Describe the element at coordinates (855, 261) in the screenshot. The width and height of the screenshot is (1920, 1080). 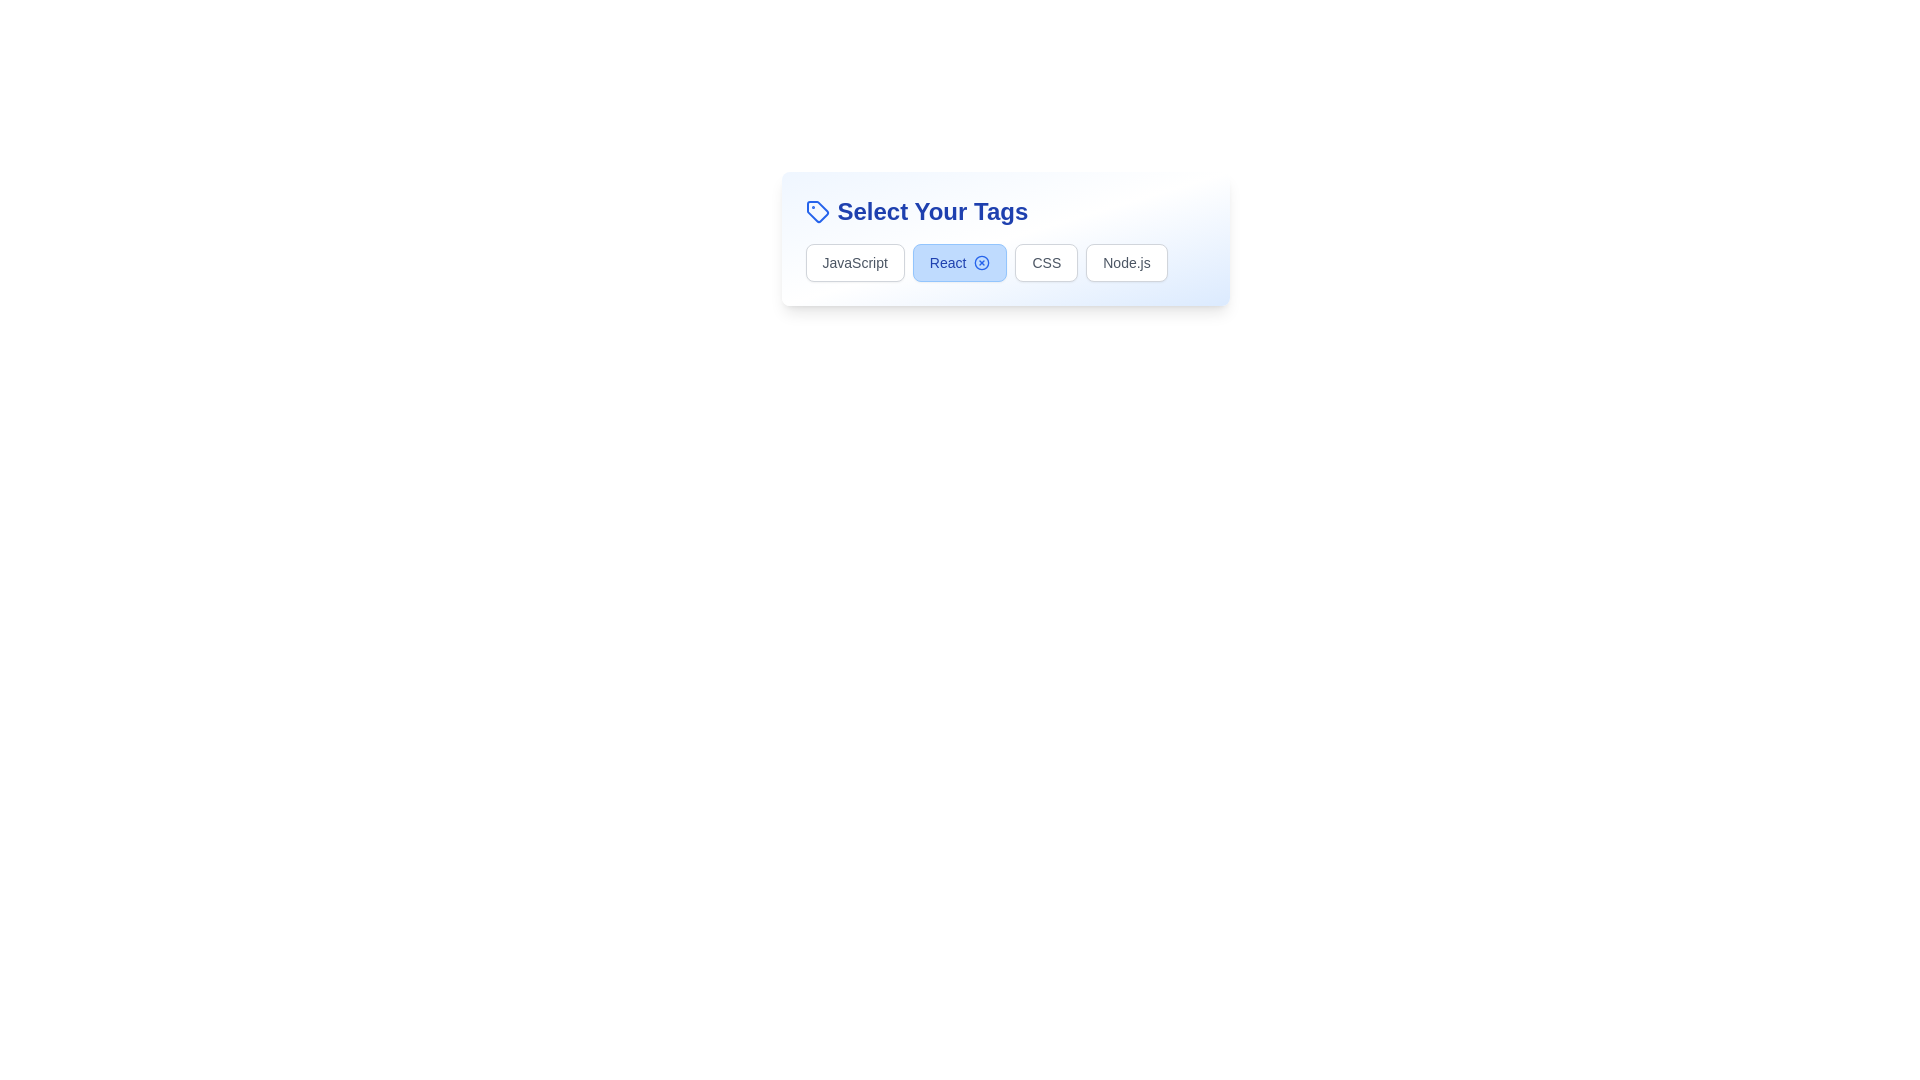
I see `the 'JavaScript' button located beneath the heading 'Select Your Tags'` at that location.